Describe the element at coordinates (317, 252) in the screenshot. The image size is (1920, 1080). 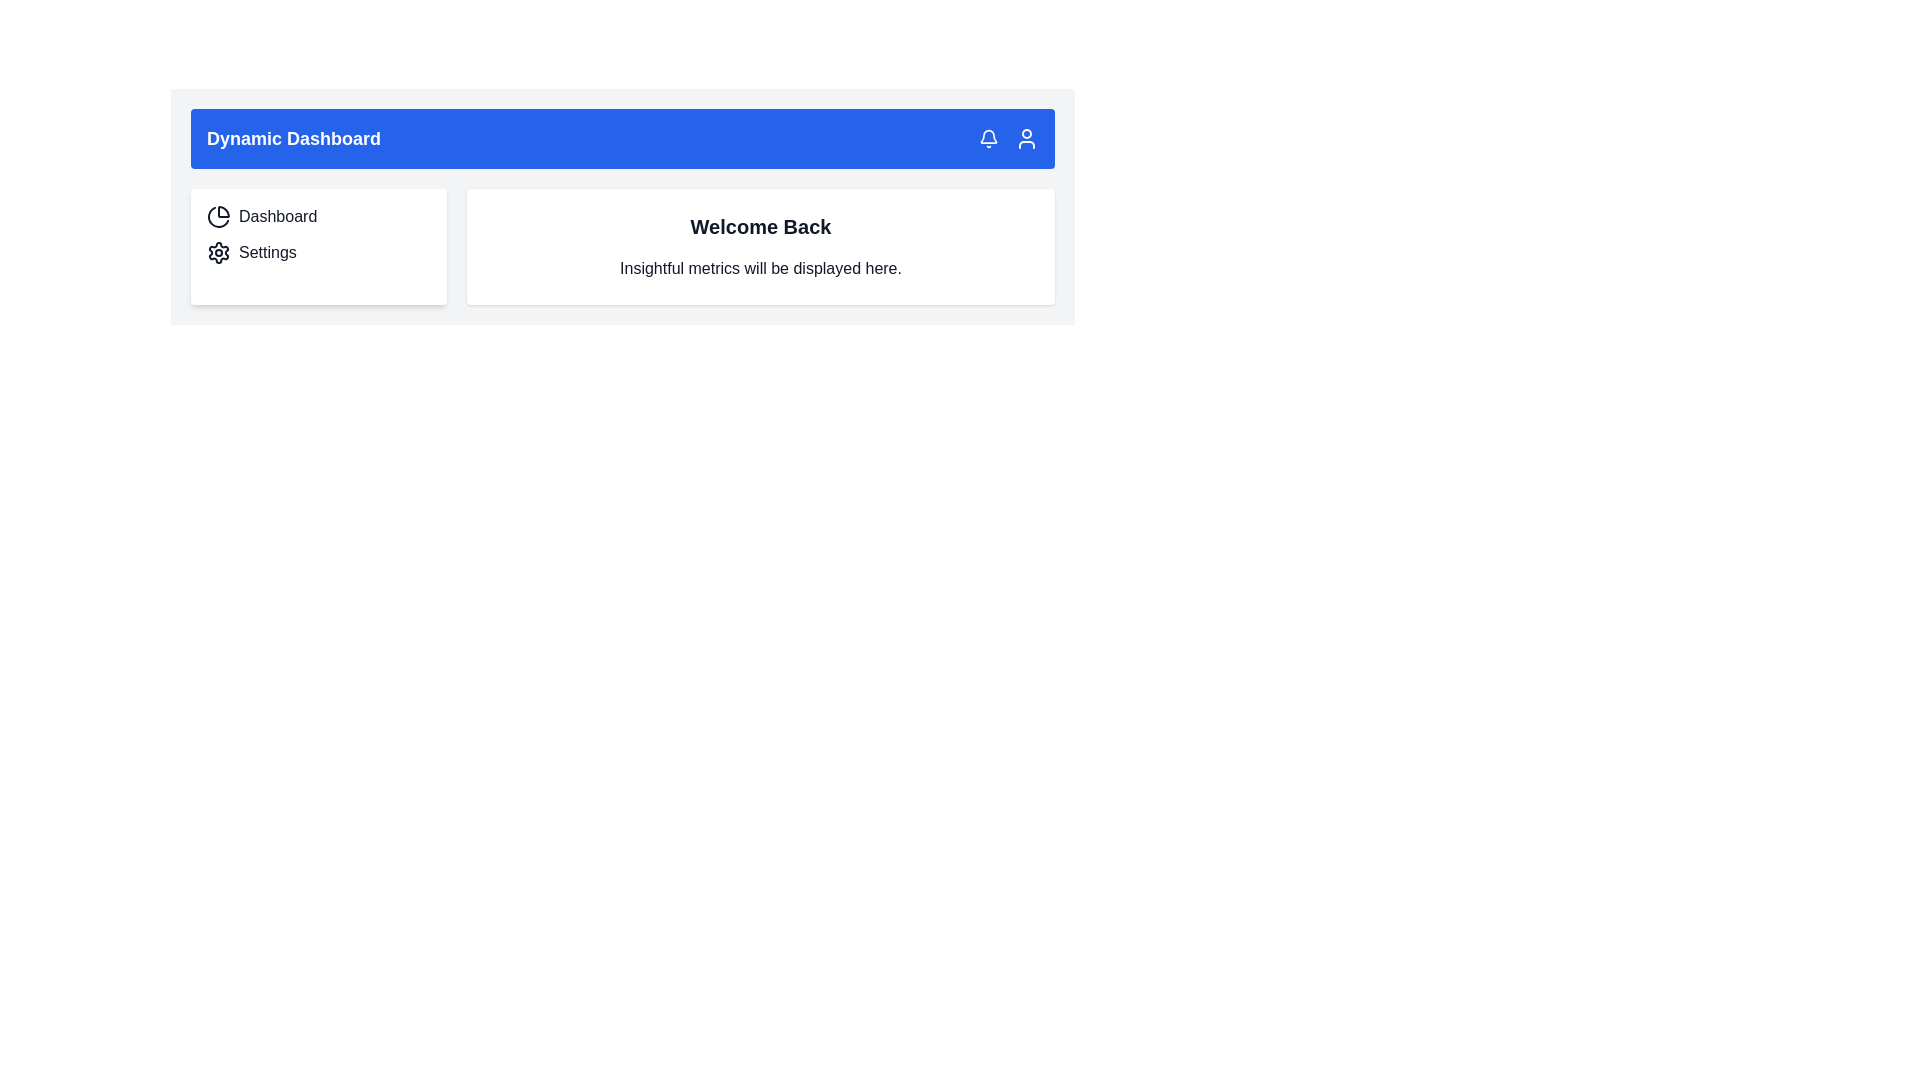
I see `the settings button located beneath the 'Dashboard' item in the vertical list of options on the left-hand side of the interface` at that location.